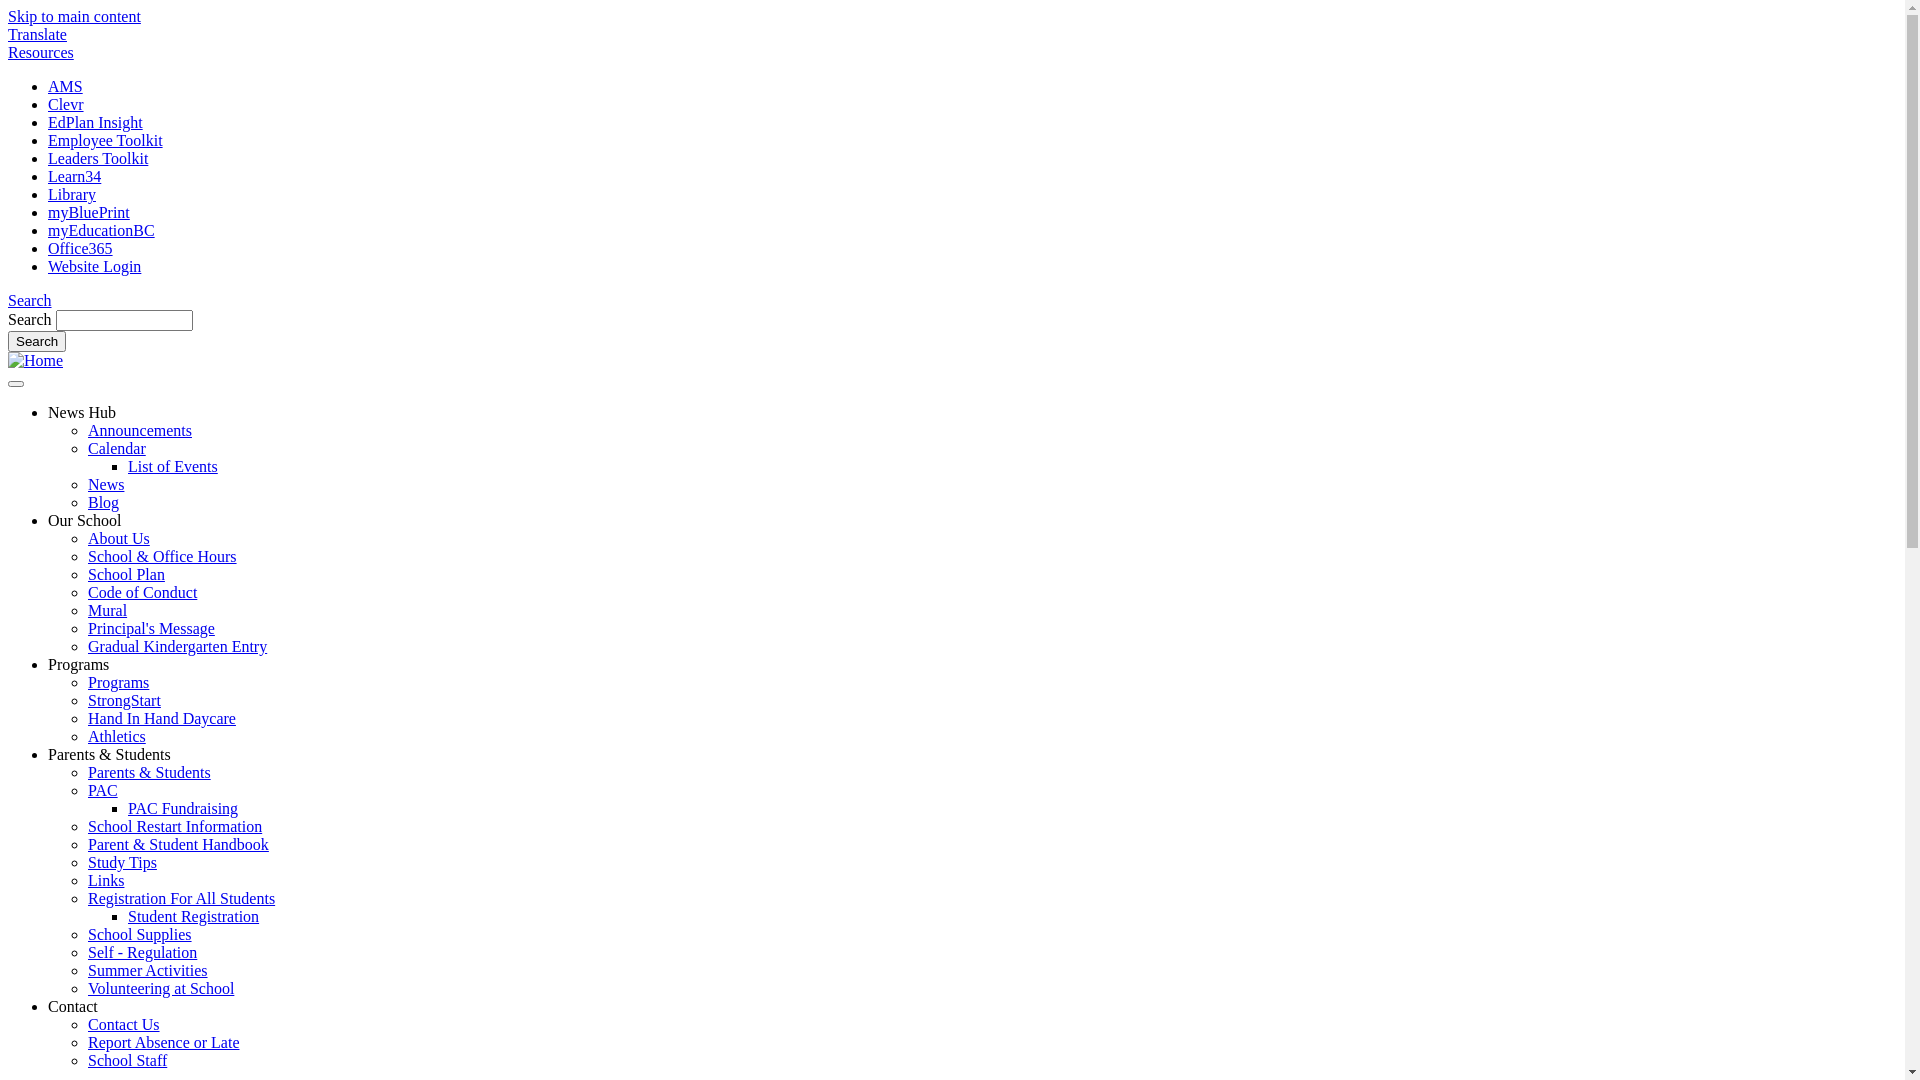 The height and width of the screenshot is (1080, 1920). What do you see at coordinates (86, 484) in the screenshot?
I see `'News'` at bounding box center [86, 484].